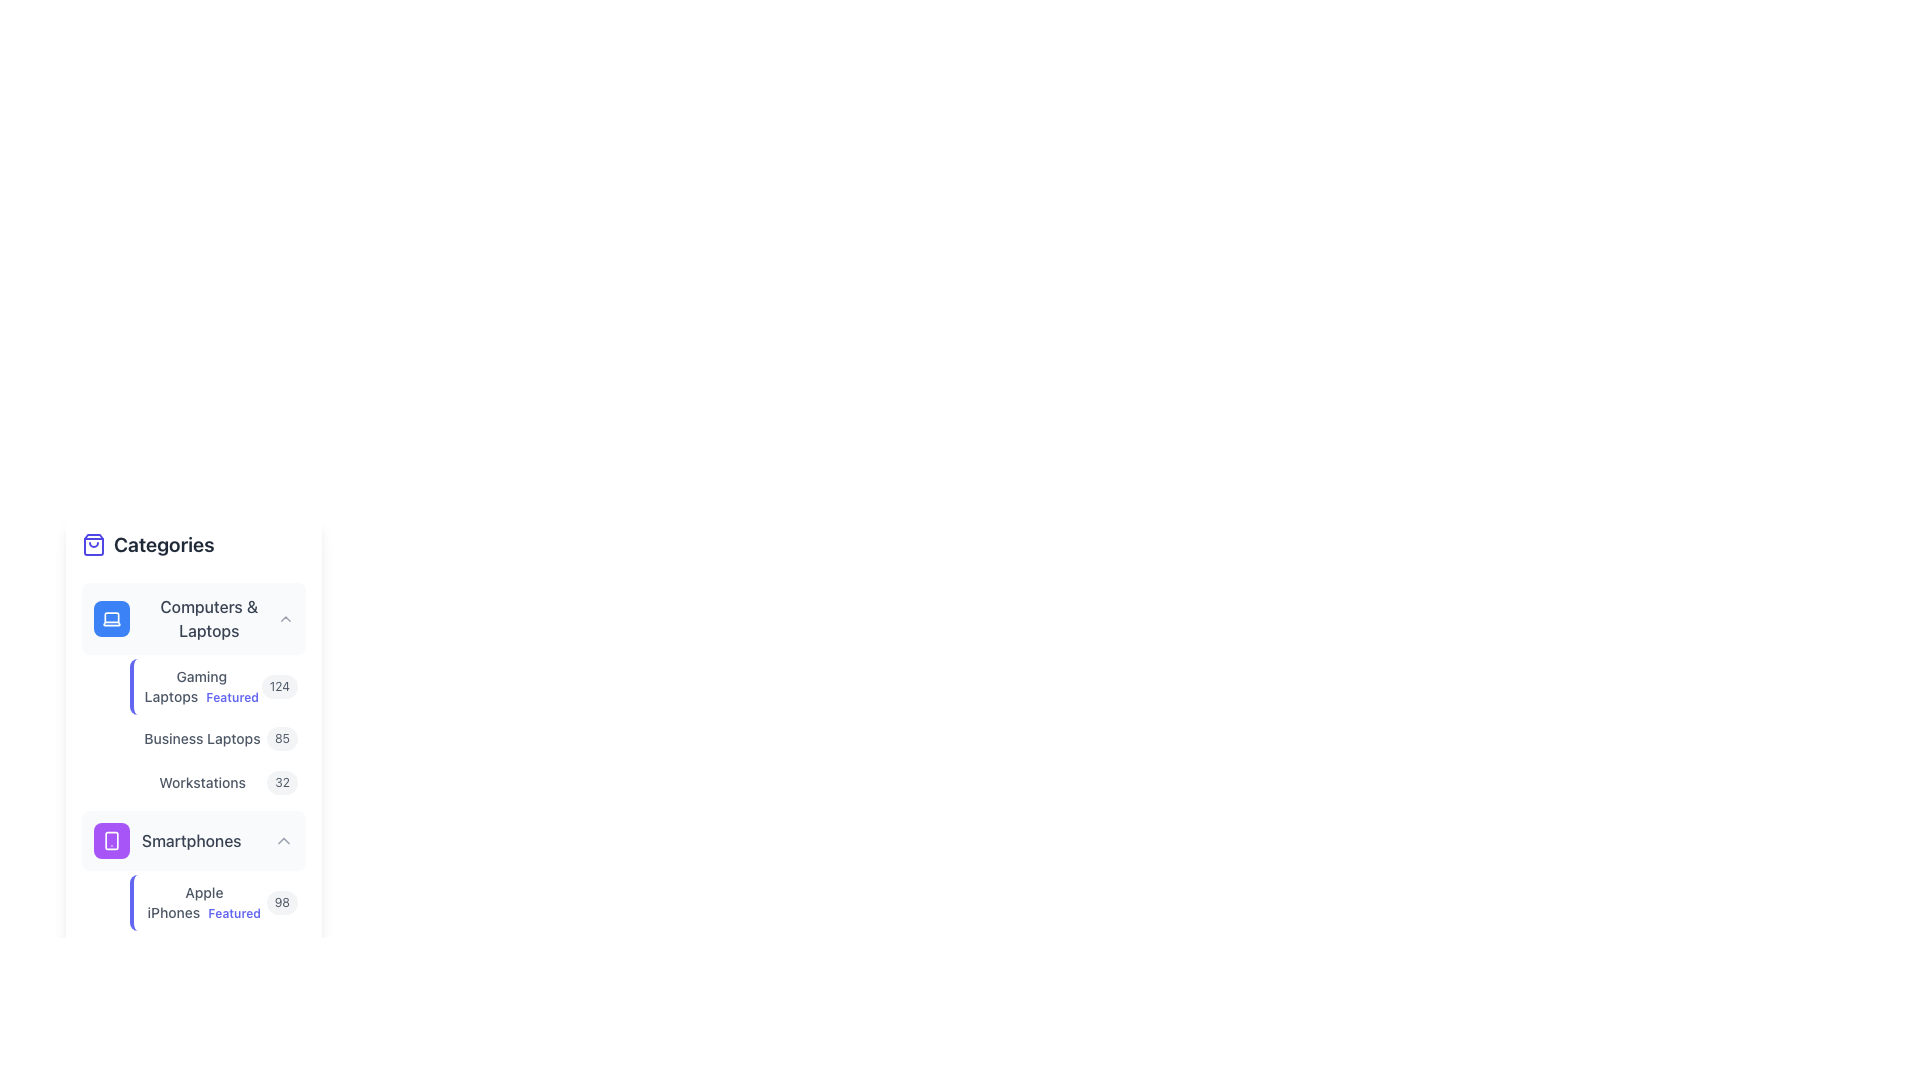 The height and width of the screenshot is (1080, 1920). Describe the element at coordinates (193, 914) in the screenshot. I see `the nested list item labeled 'Apple iPhones' with a highlighted numeric indicator '98'` at that location.